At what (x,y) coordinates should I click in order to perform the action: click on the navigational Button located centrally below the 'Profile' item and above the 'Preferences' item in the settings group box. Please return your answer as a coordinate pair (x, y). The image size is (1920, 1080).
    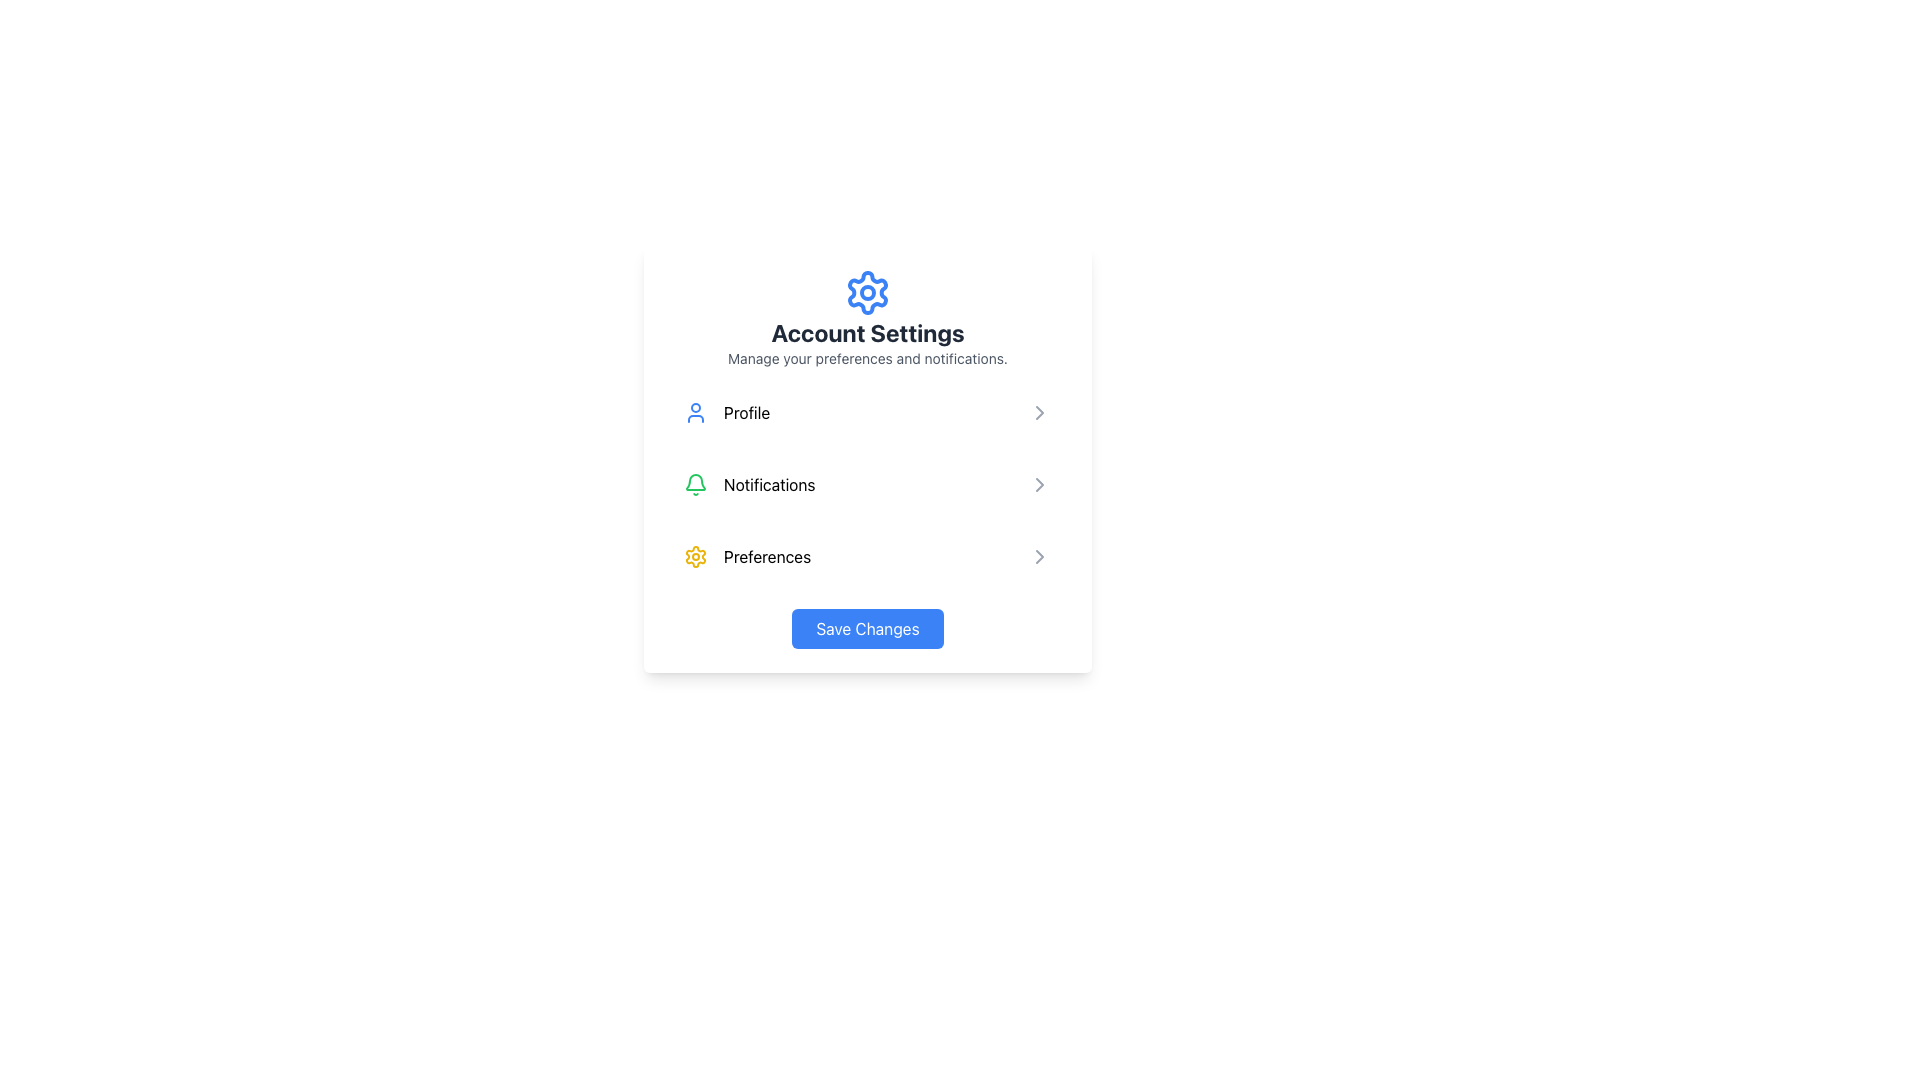
    Looking at the image, I should click on (868, 485).